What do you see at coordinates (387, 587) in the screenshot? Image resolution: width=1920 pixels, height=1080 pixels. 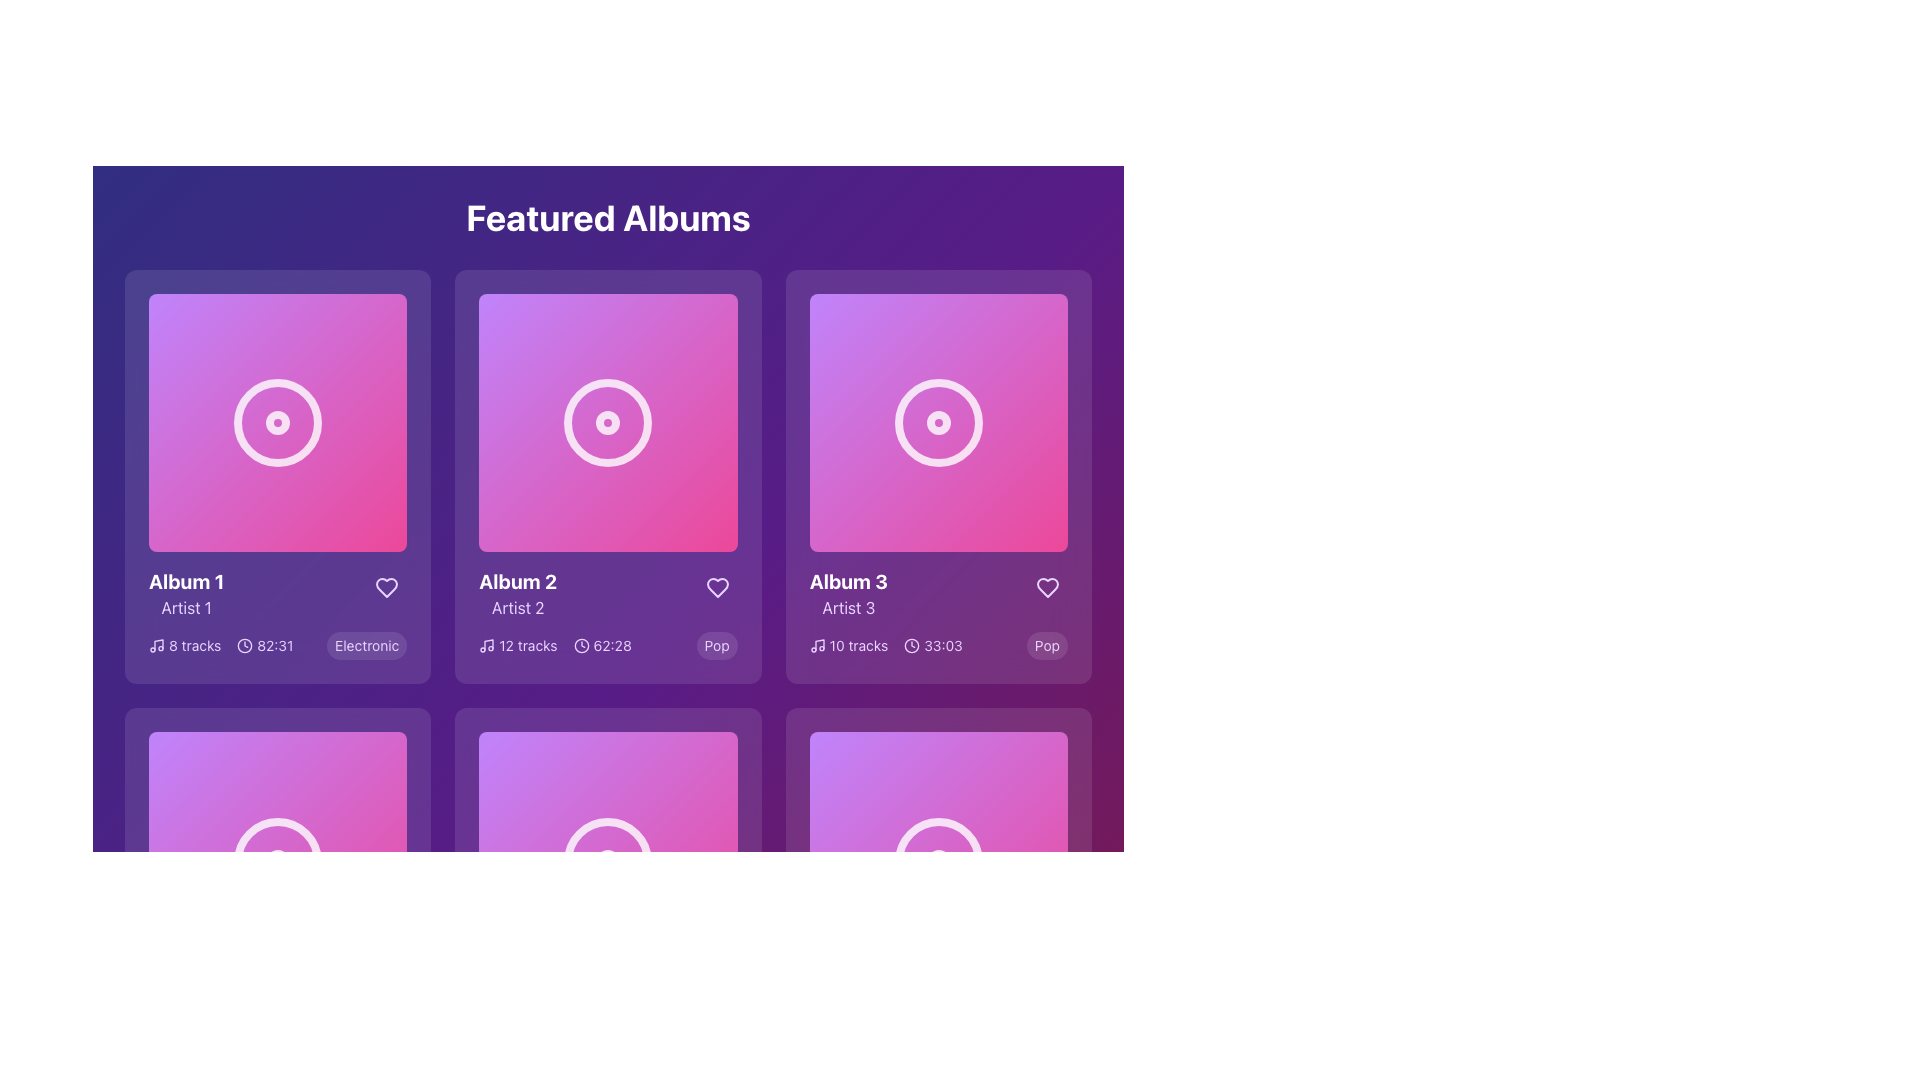 I see `the favorite marker icon button located at the bottom-right corner of the 'Album 1 by Artist 1' card` at bounding box center [387, 587].